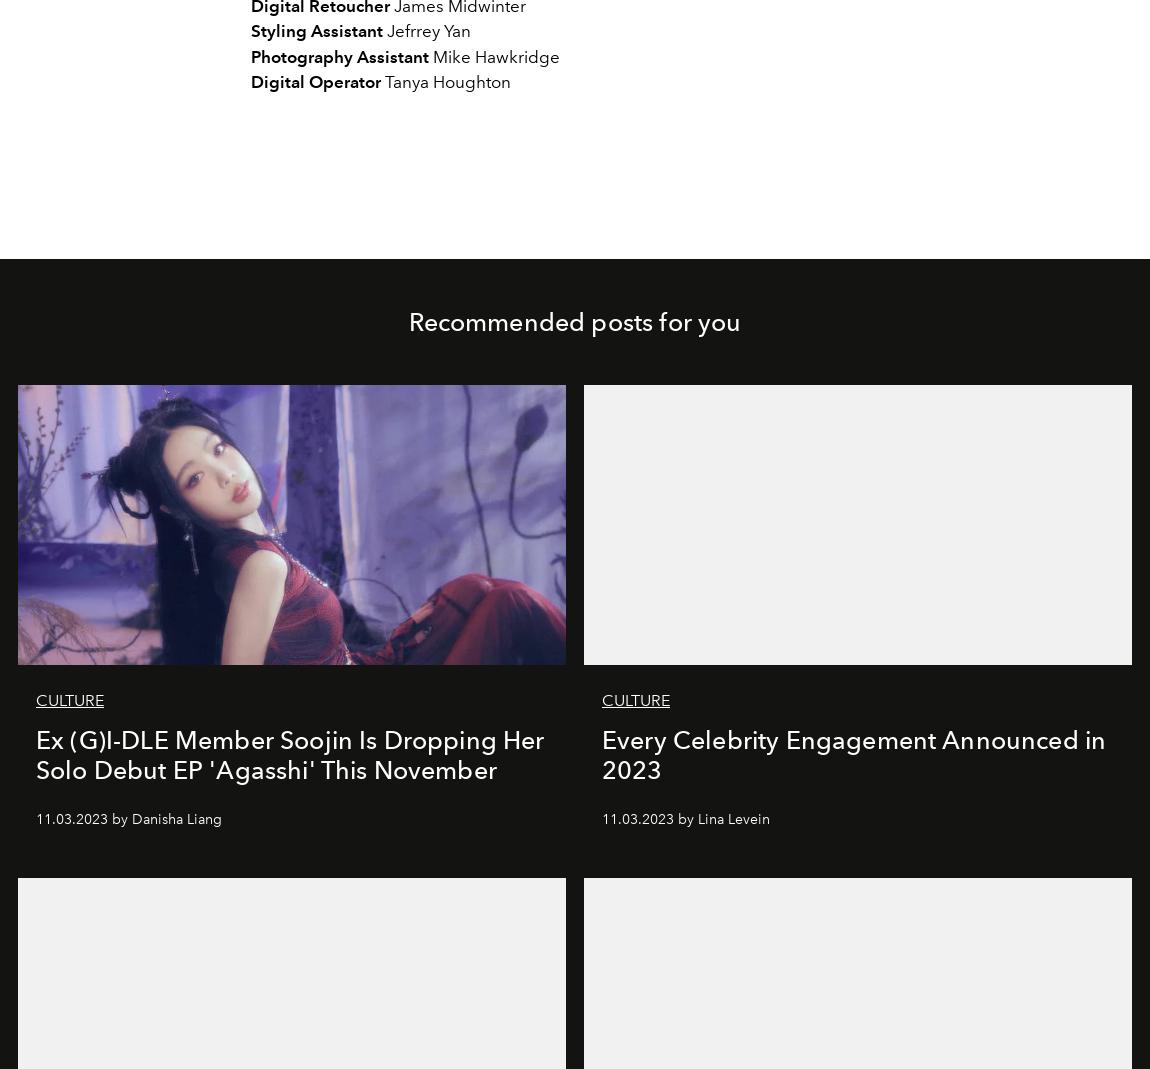 The width and height of the screenshot is (1150, 1069). Describe the element at coordinates (601, 755) in the screenshot. I see `'Every Celebrity Engagement Announced in 2023'` at that location.